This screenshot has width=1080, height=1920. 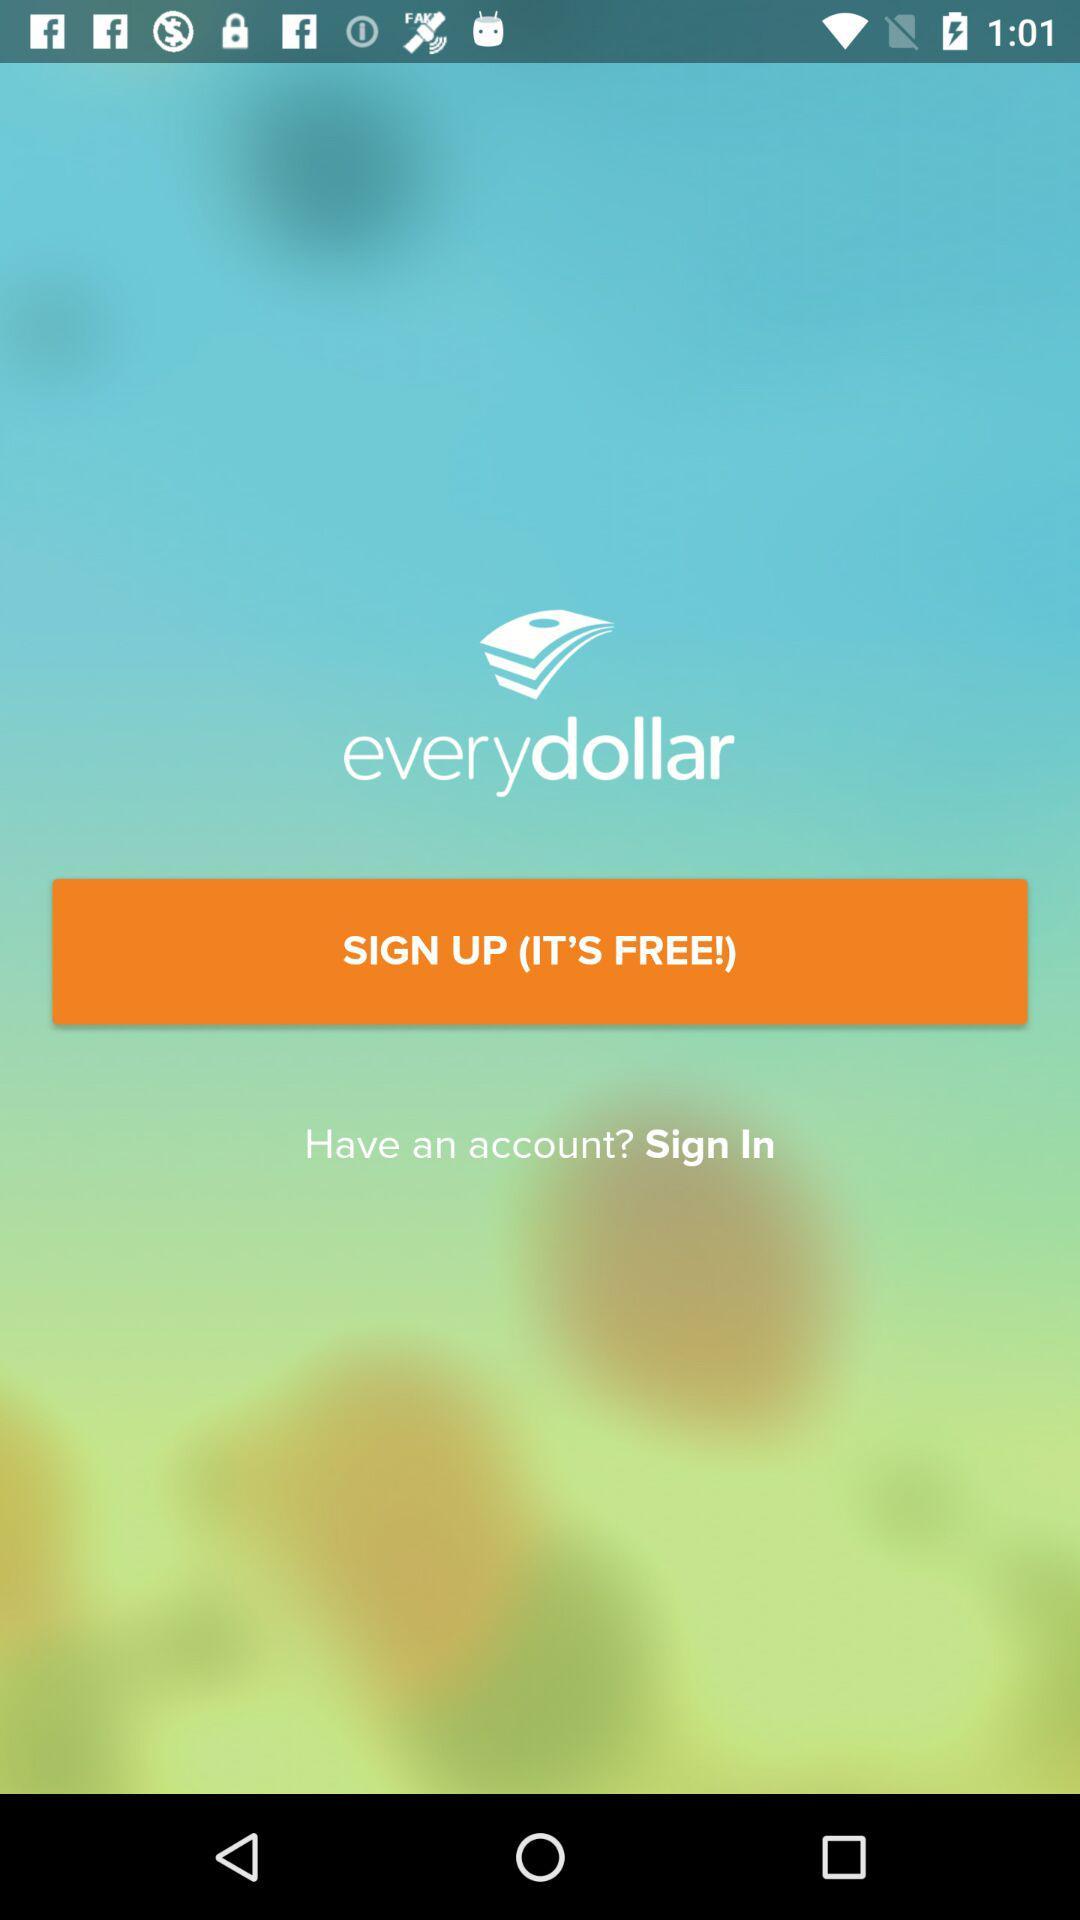 What do you see at coordinates (540, 1145) in the screenshot?
I see `the icon below the sign up it item` at bounding box center [540, 1145].